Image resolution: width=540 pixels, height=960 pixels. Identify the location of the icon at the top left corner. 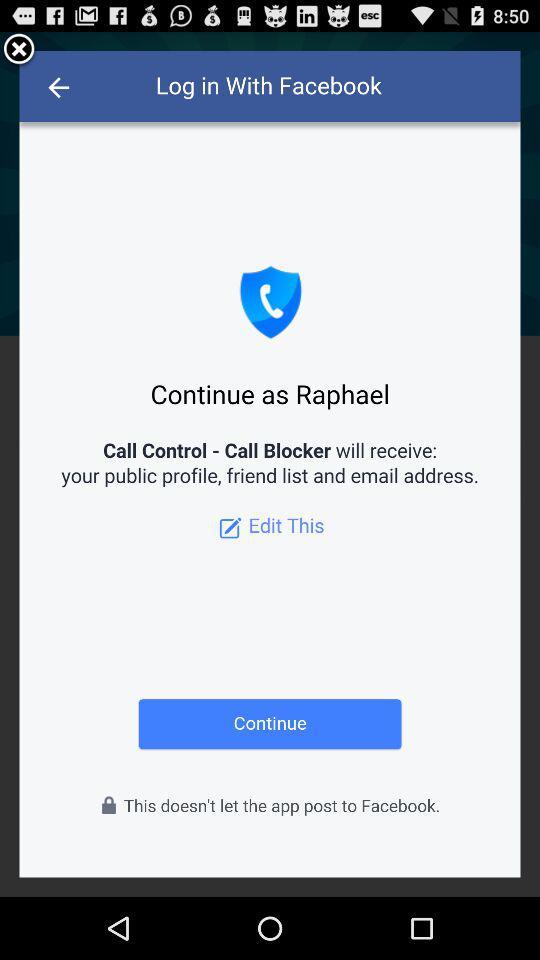
(18, 49).